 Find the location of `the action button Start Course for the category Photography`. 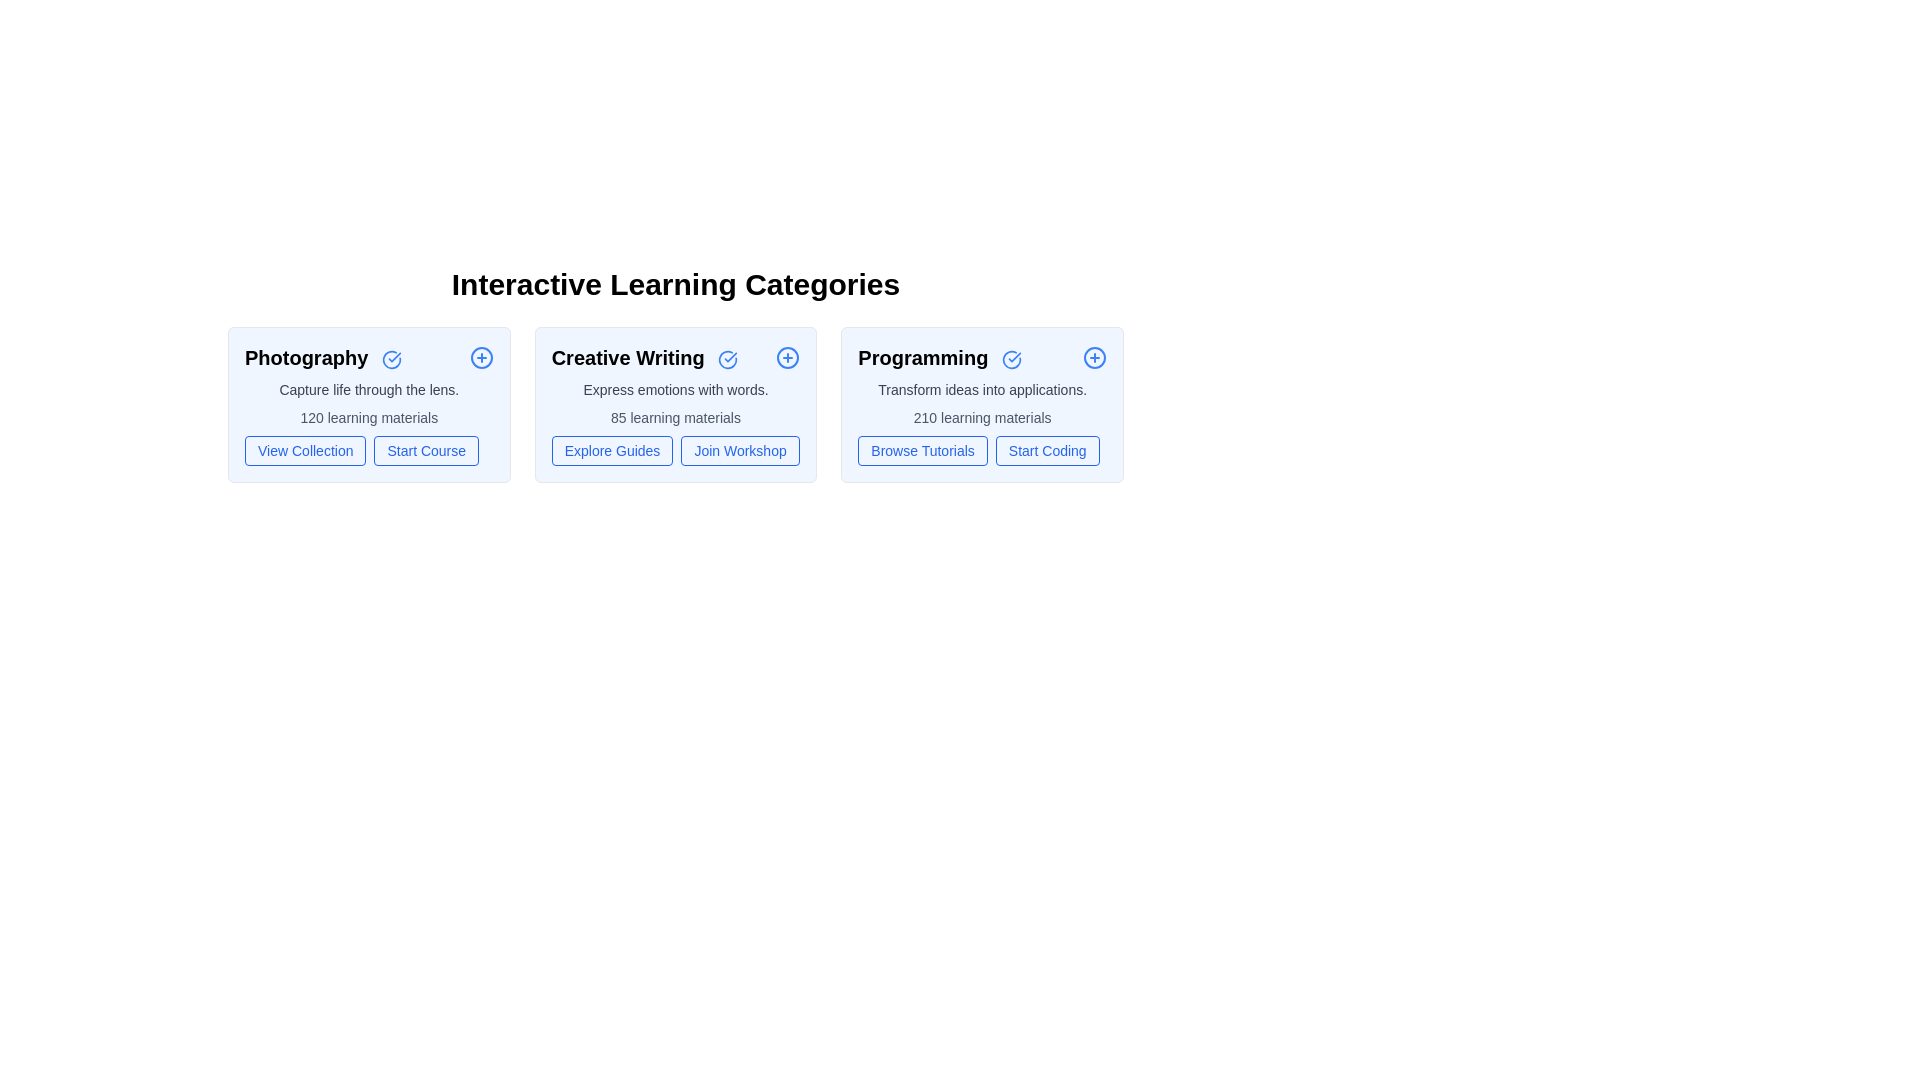

the action button Start Course for the category Photography is located at coordinates (425, 451).